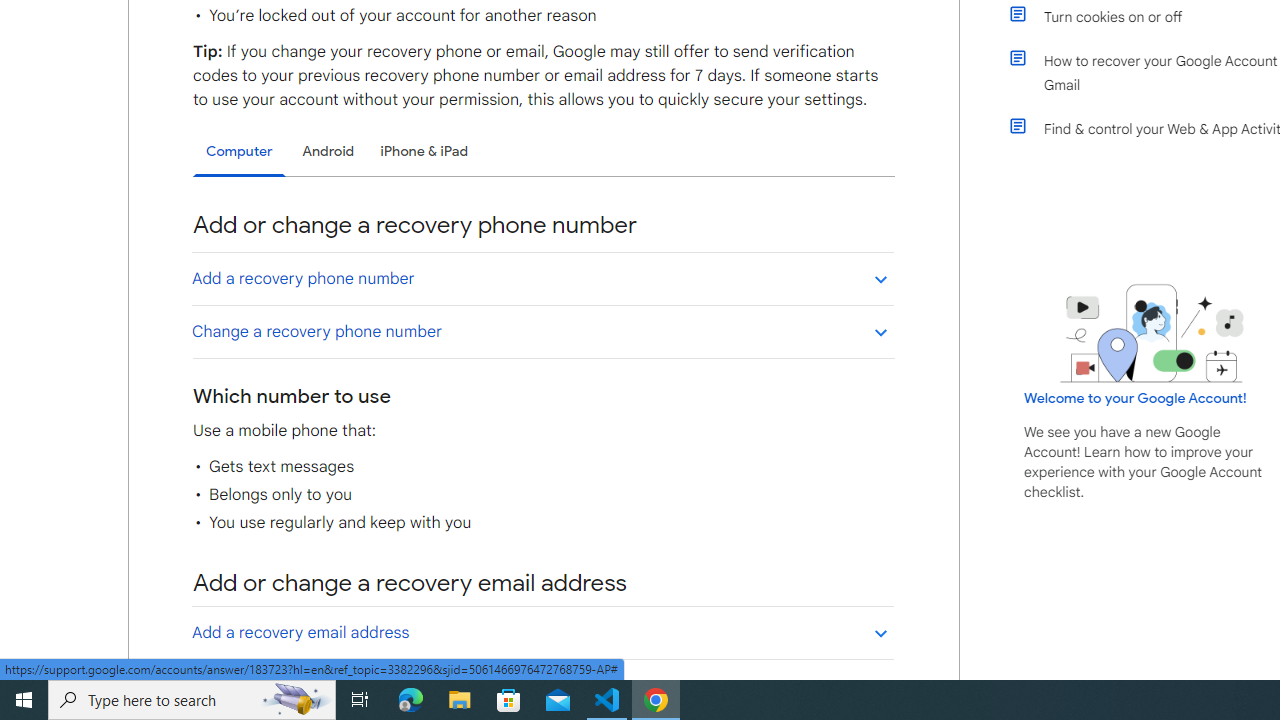 This screenshot has width=1280, height=720. Describe the element at coordinates (1135, 397) in the screenshot. I see `'Welcome to your Google Account!'` at that location.